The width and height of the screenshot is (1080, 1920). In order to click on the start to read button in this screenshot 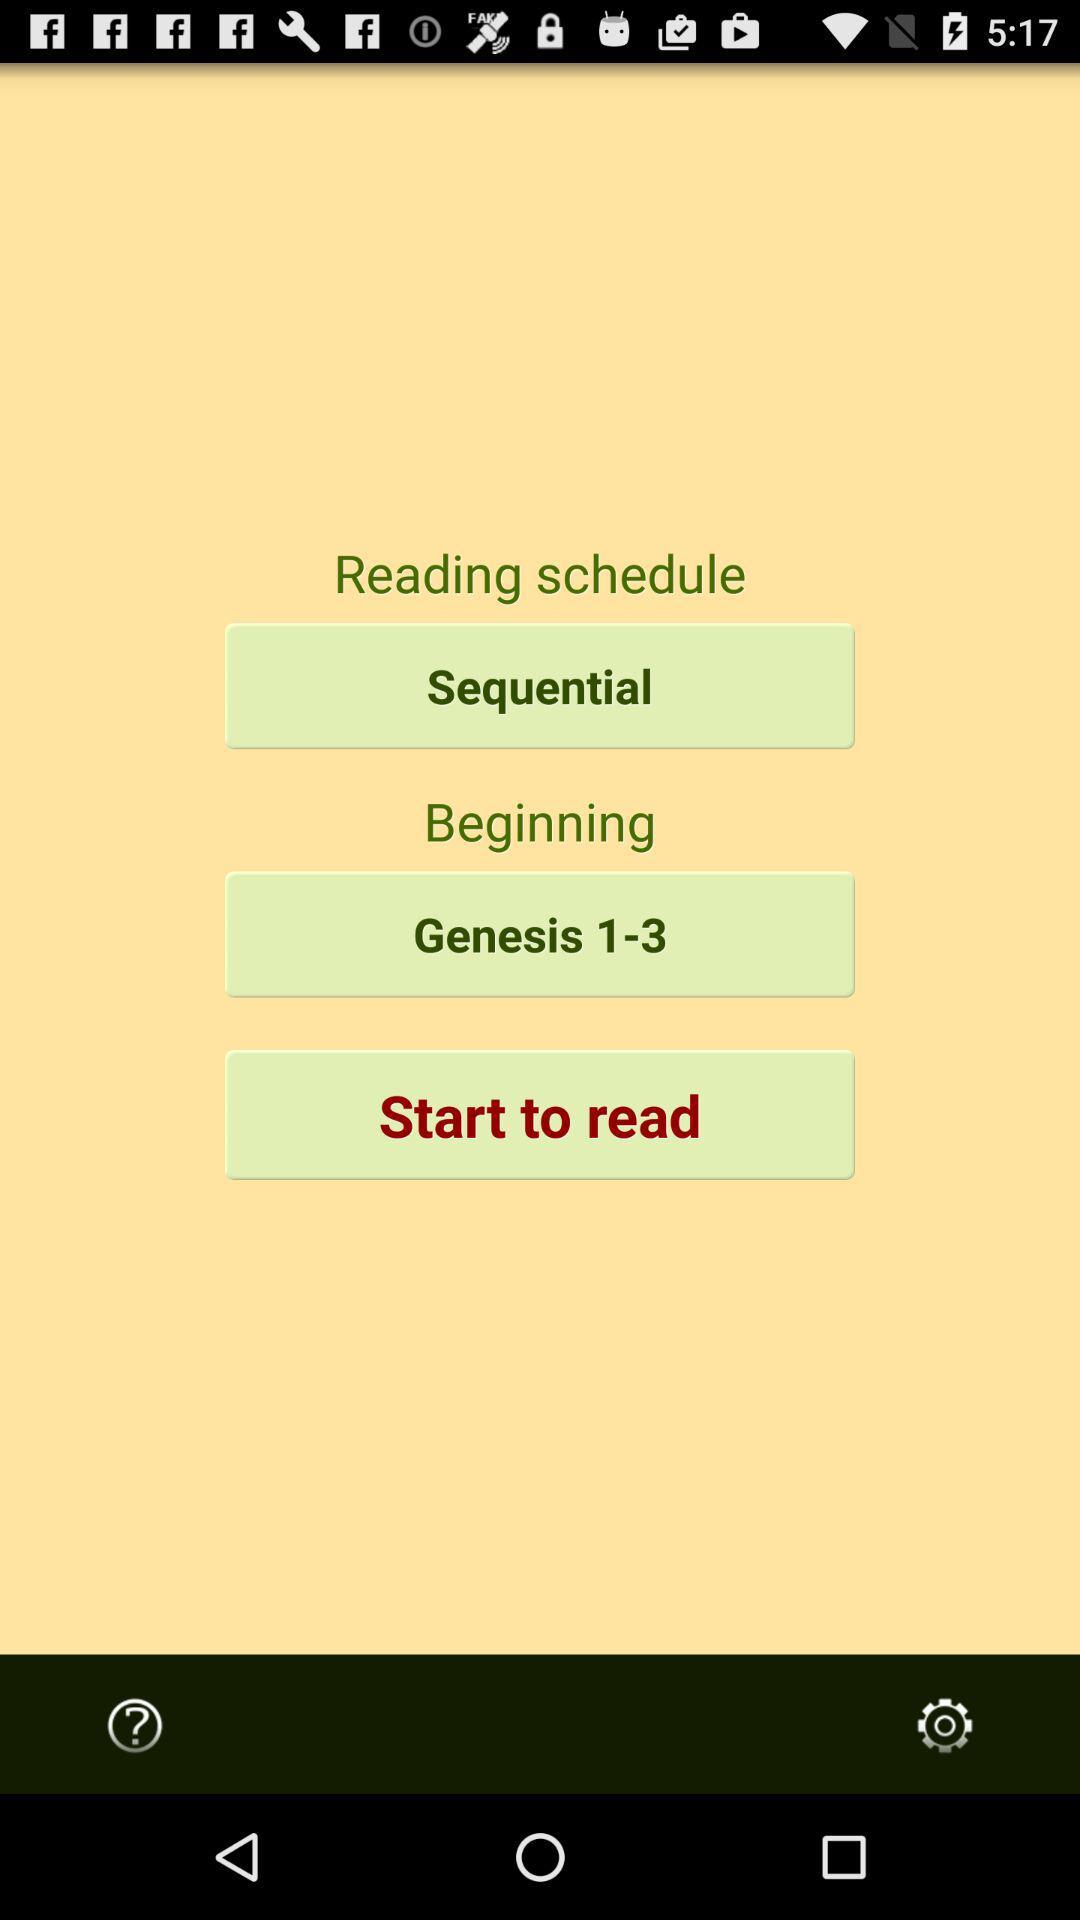, I will do `click(540, 1113)`.